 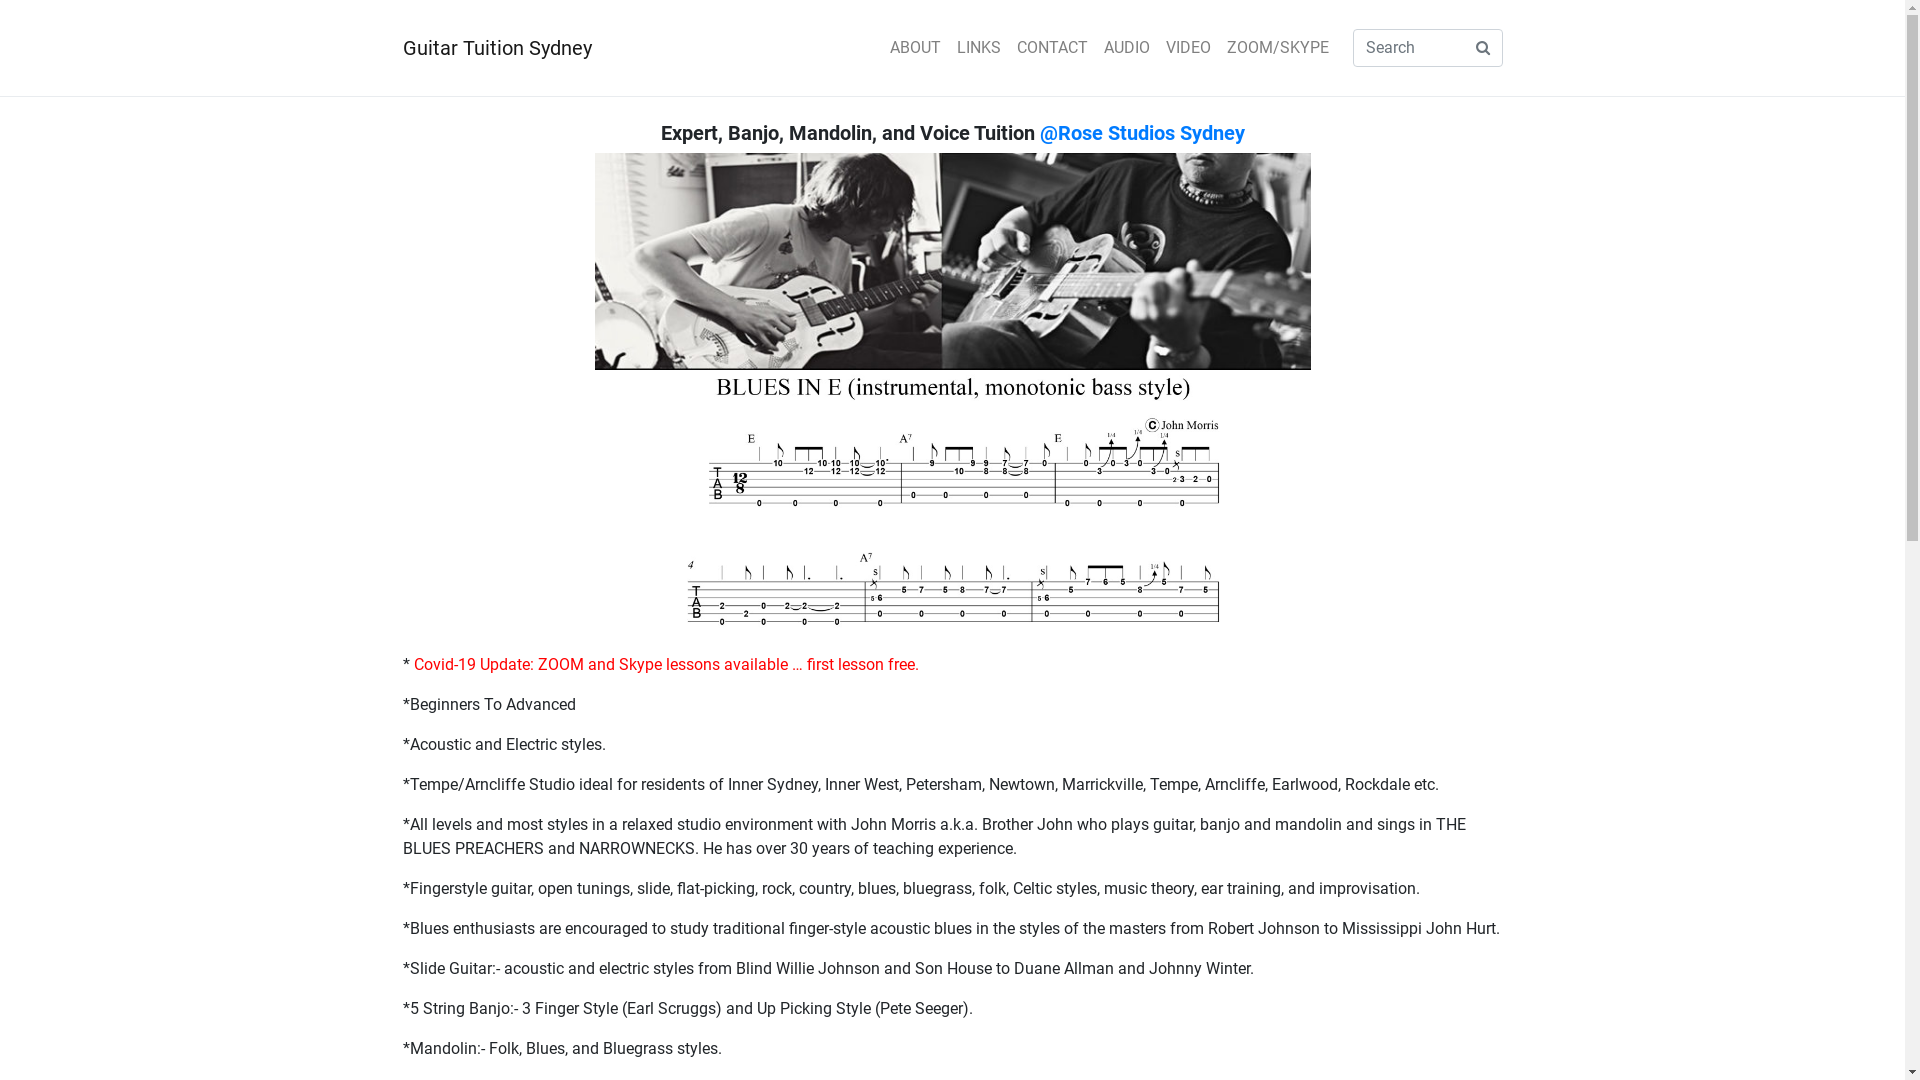 What do you see at coordinates (1127, 46) in the screenshot?
I see `'AUDIO'` at bounding box center [1127, 46].